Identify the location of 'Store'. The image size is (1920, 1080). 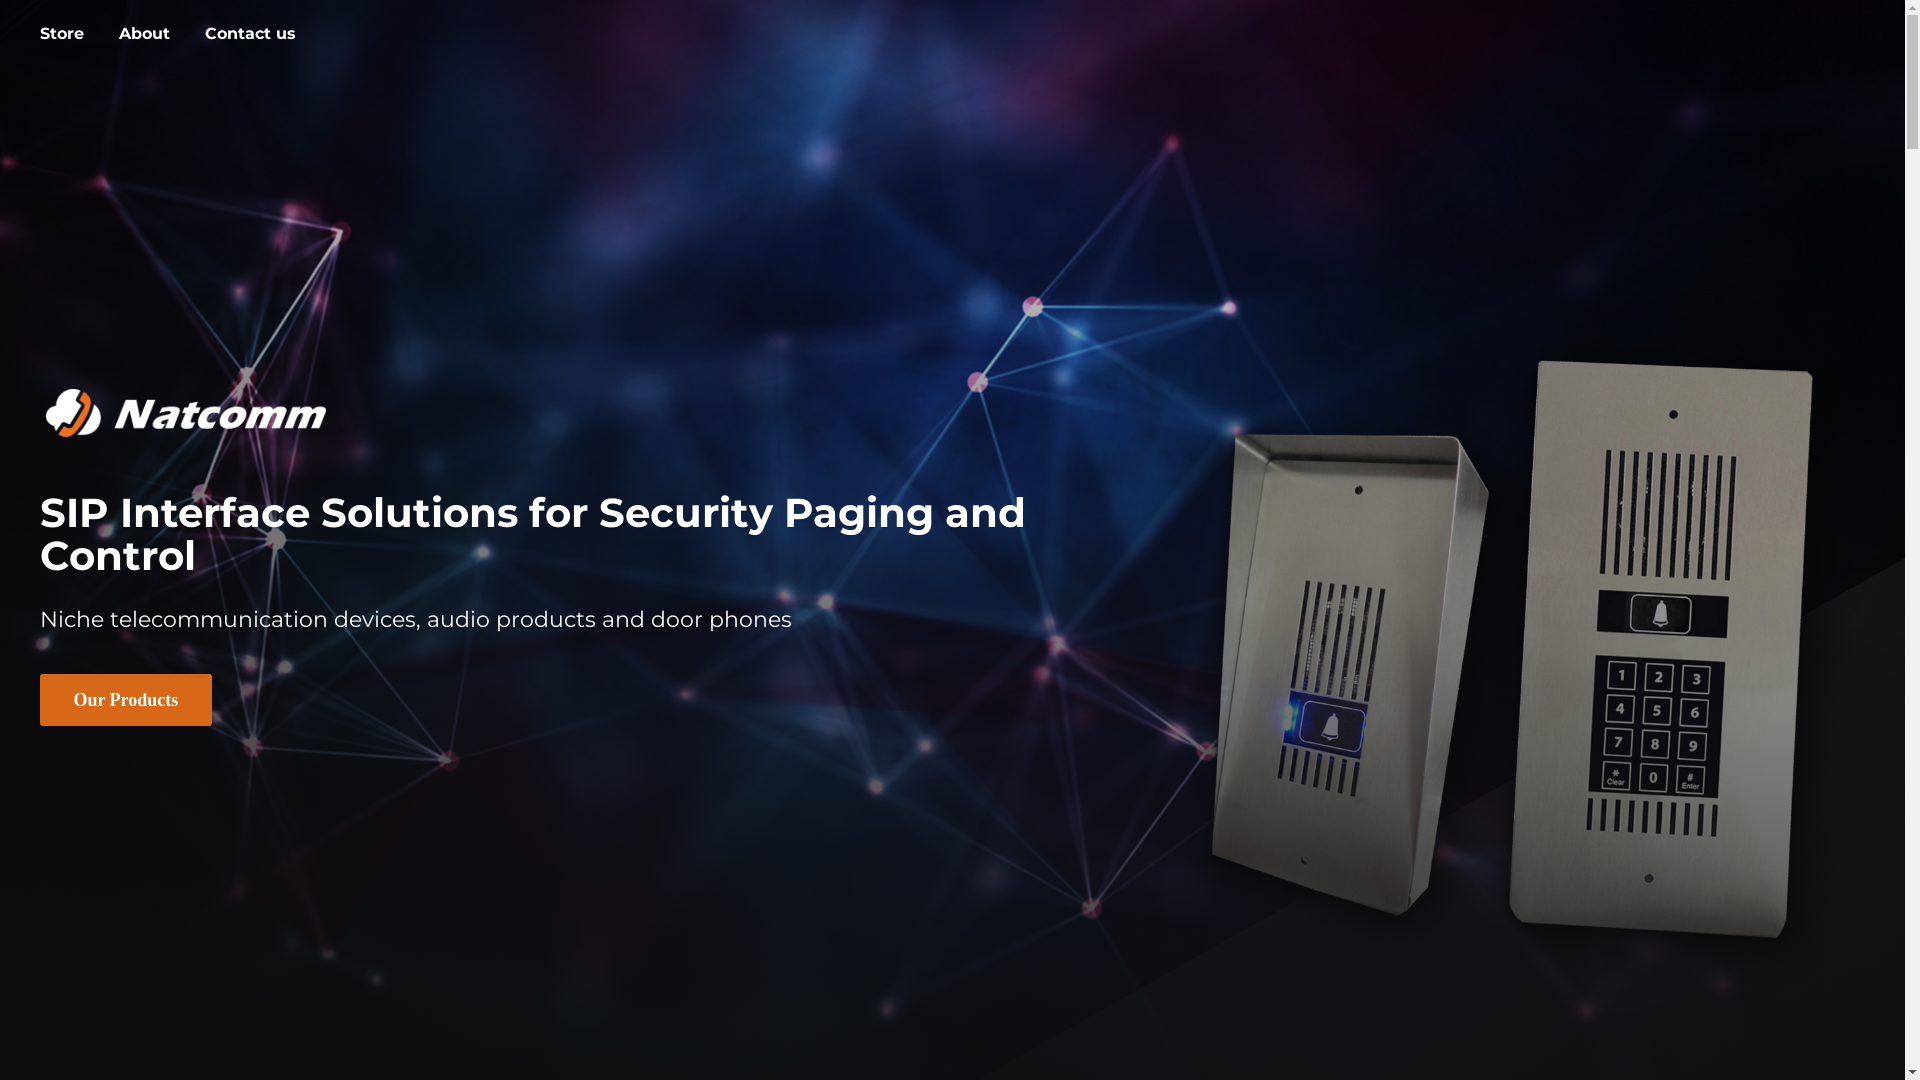
(62, 34).